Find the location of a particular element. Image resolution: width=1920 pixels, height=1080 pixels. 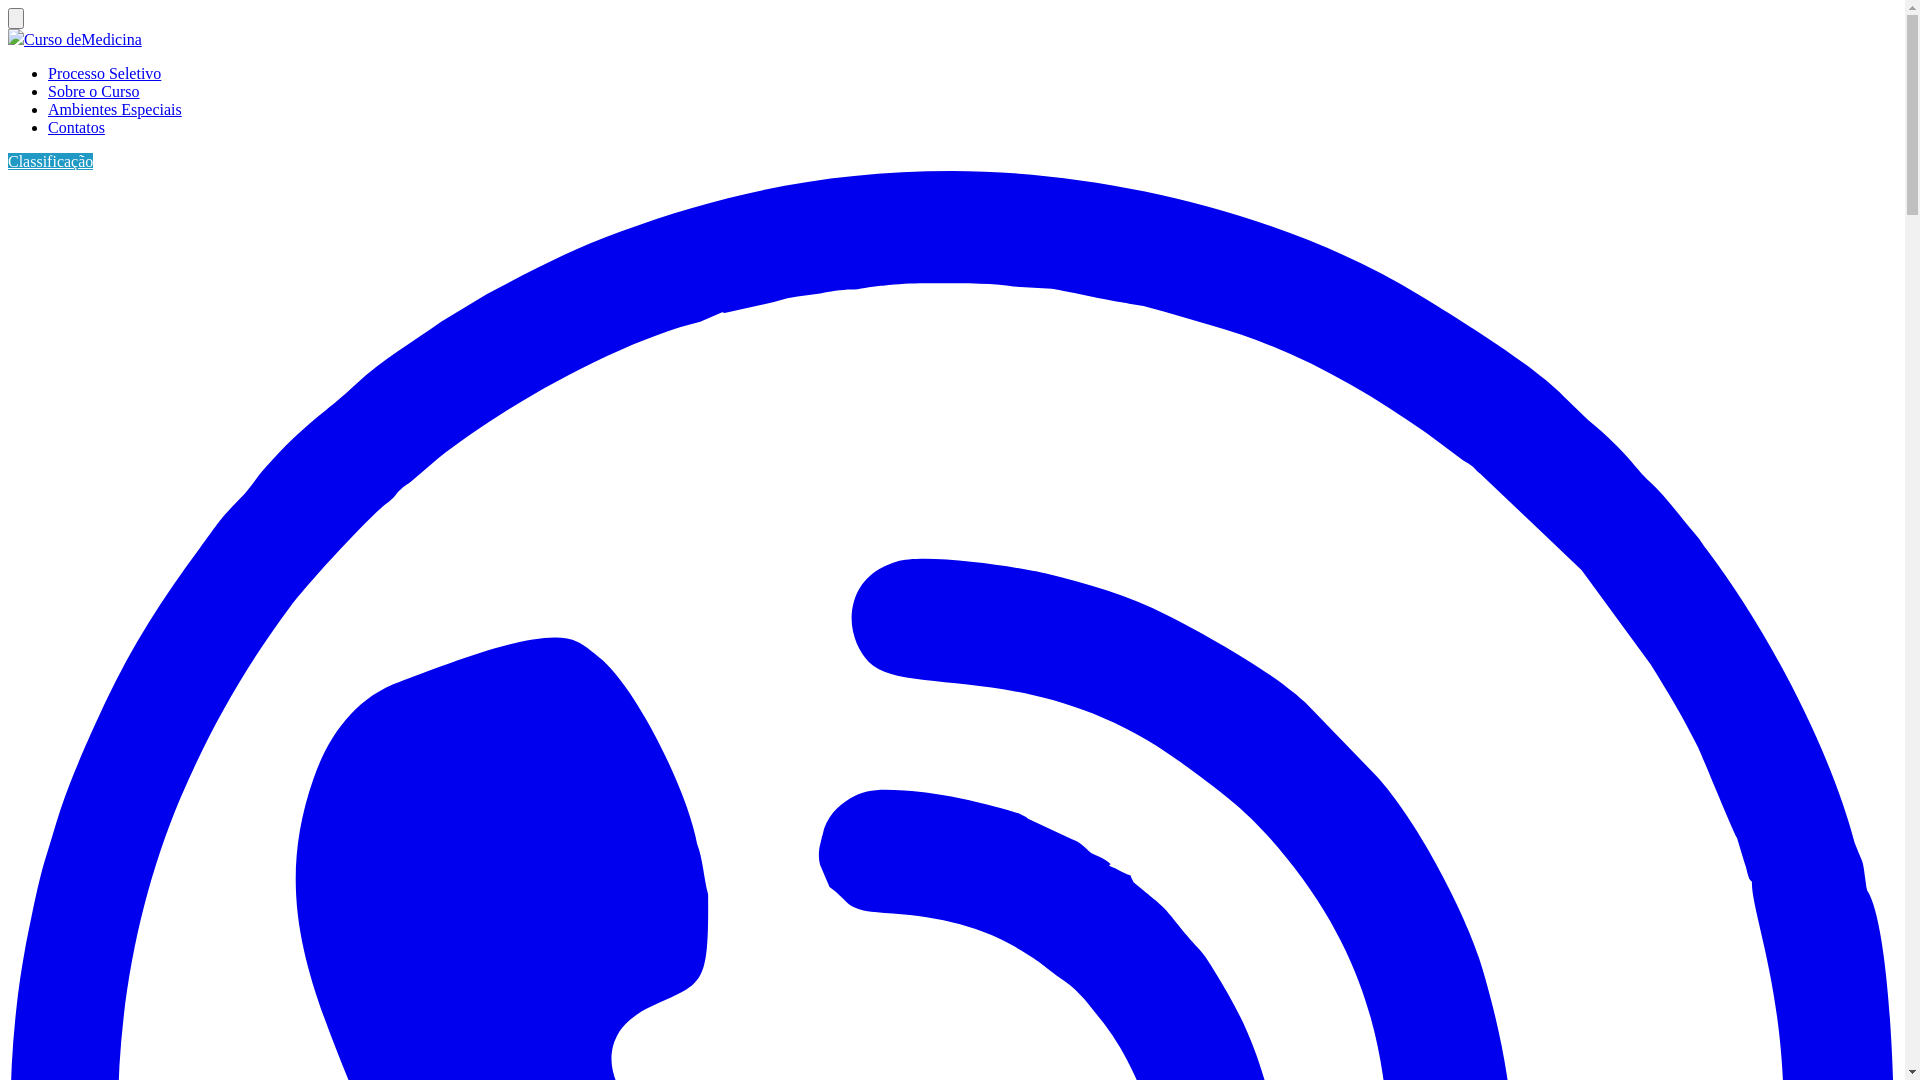

'Ambientes Especiais' is located at coordinates (114, 109).